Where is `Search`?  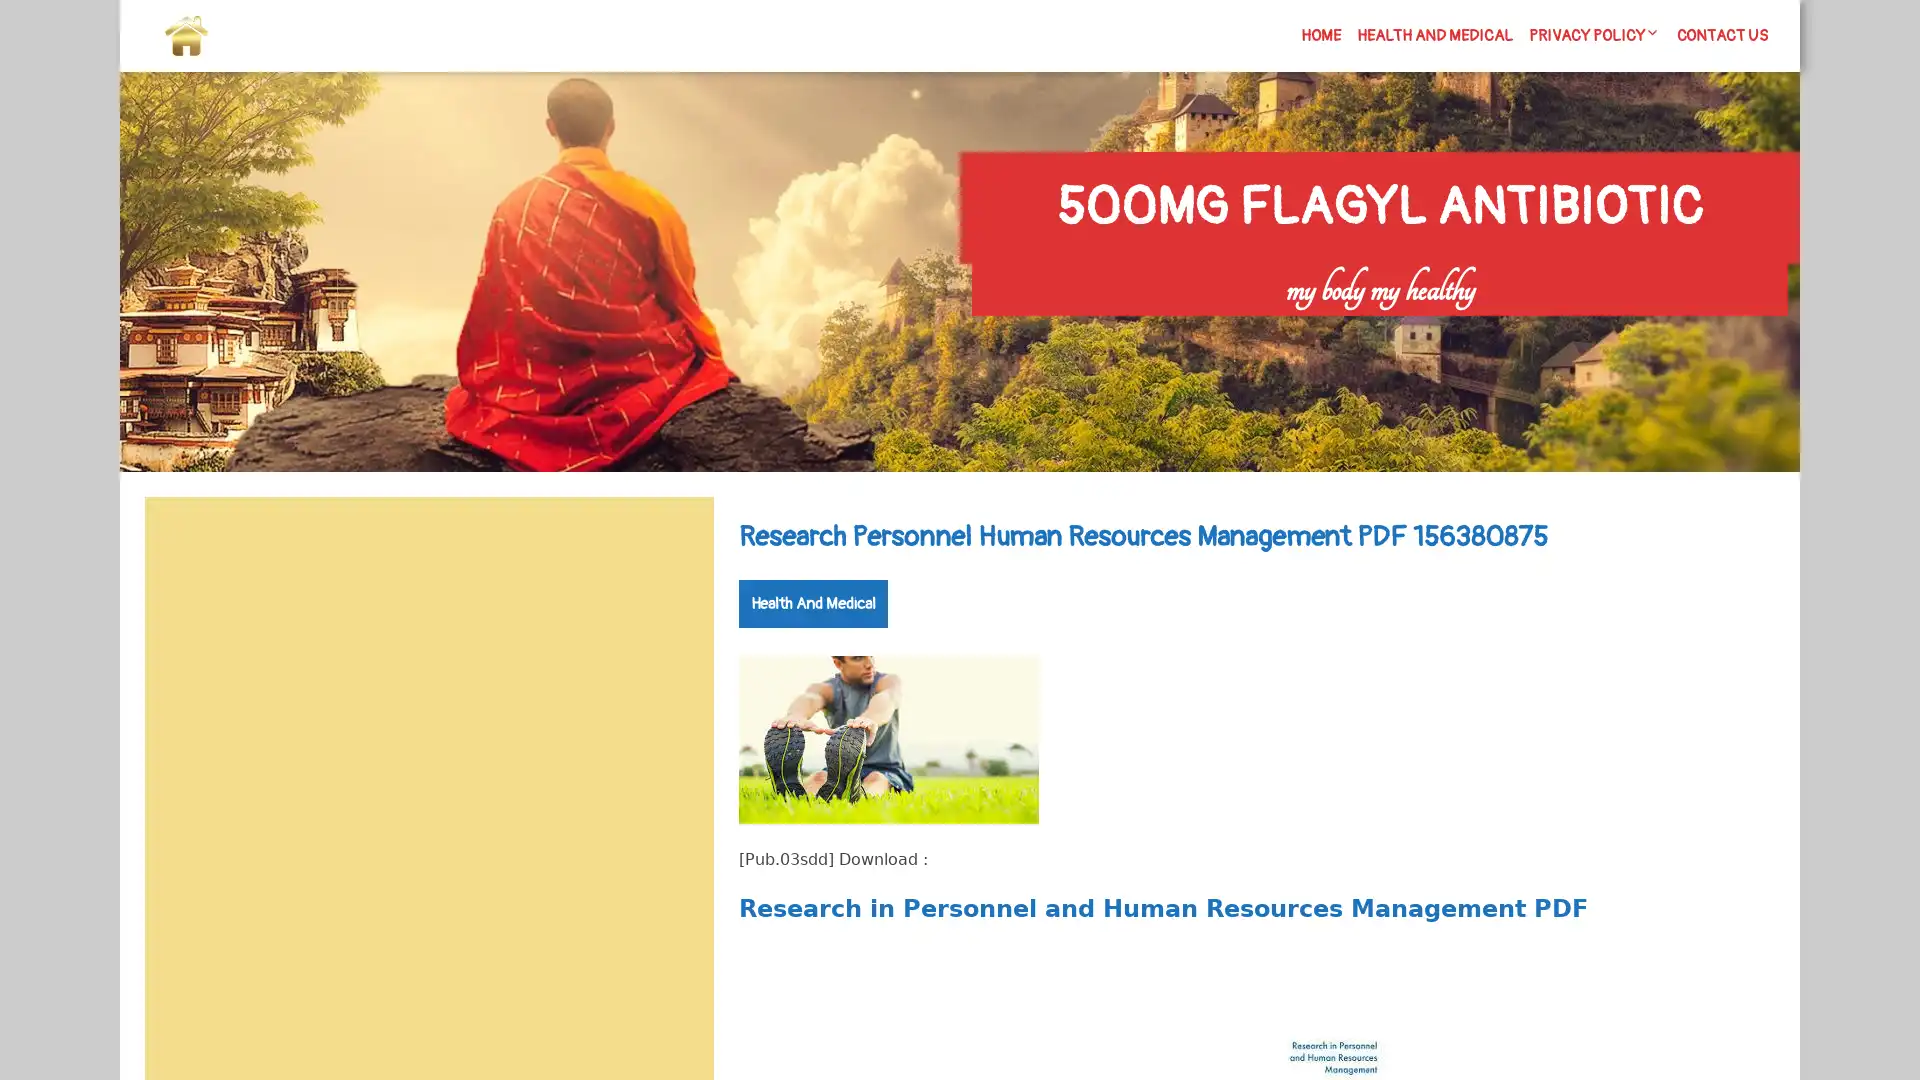
Search is located at coordinates (1557, 327).